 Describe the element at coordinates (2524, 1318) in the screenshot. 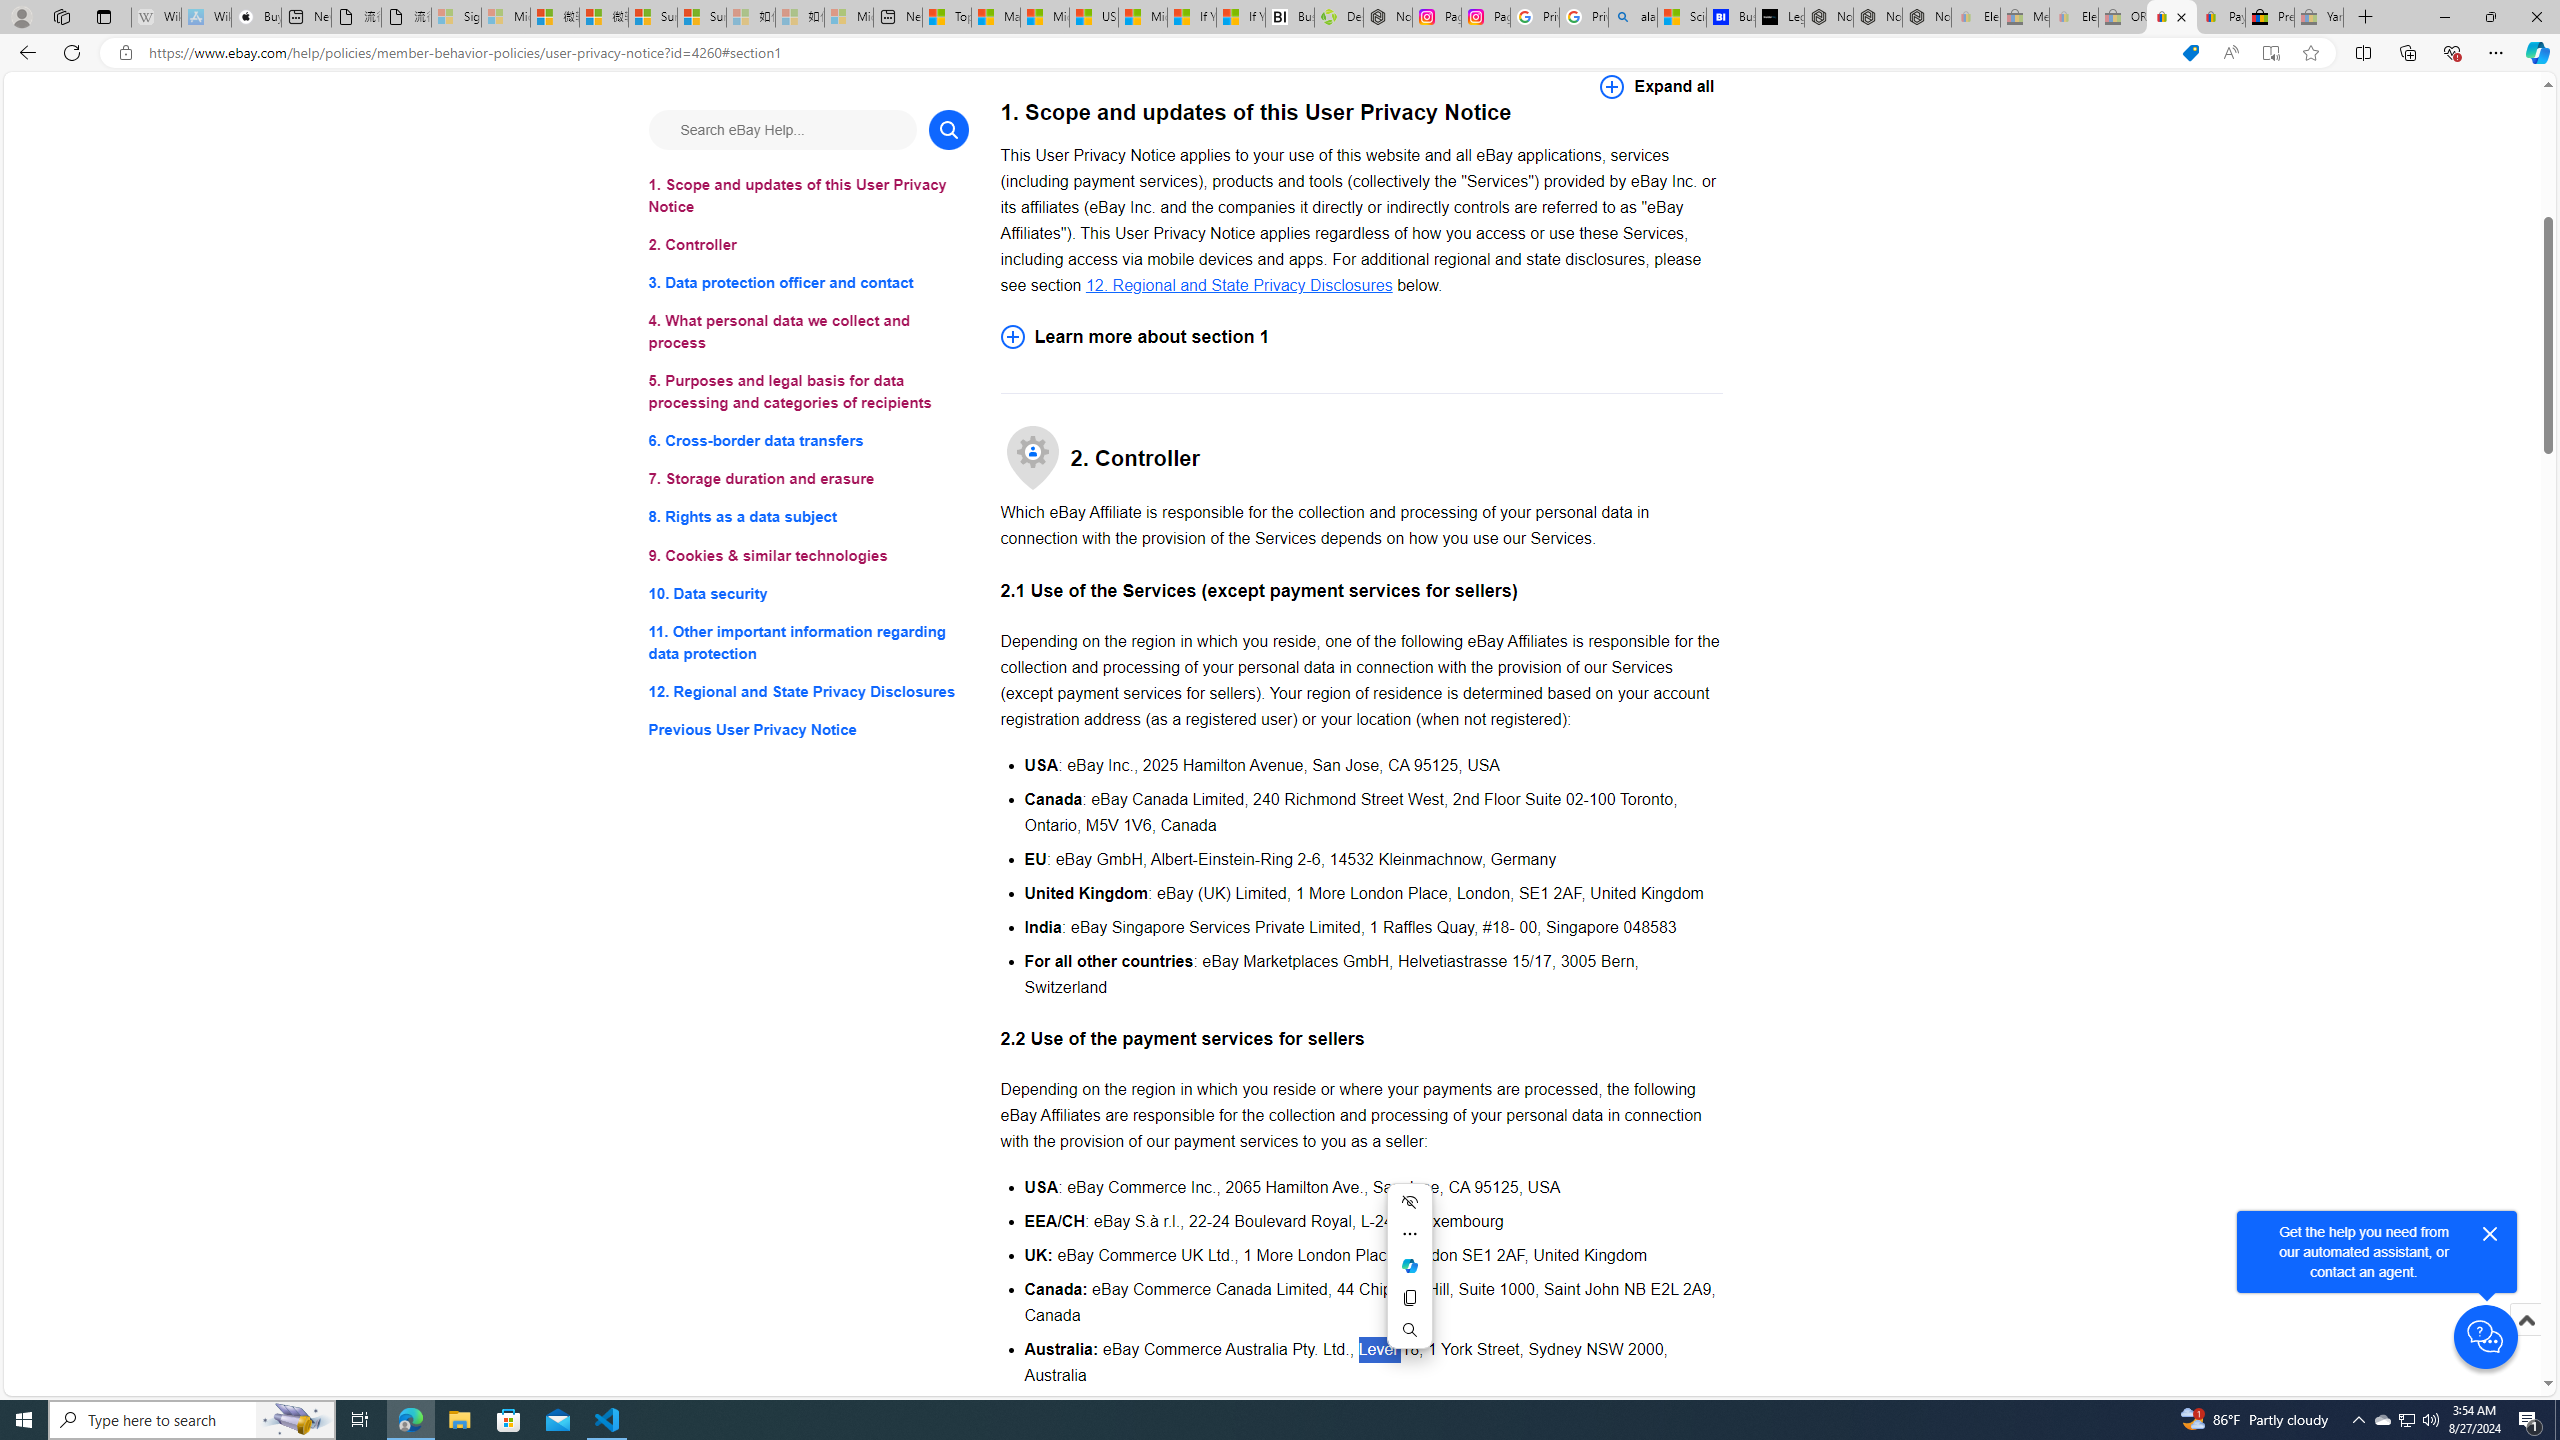

I see `'Scroll to top'` at that location.